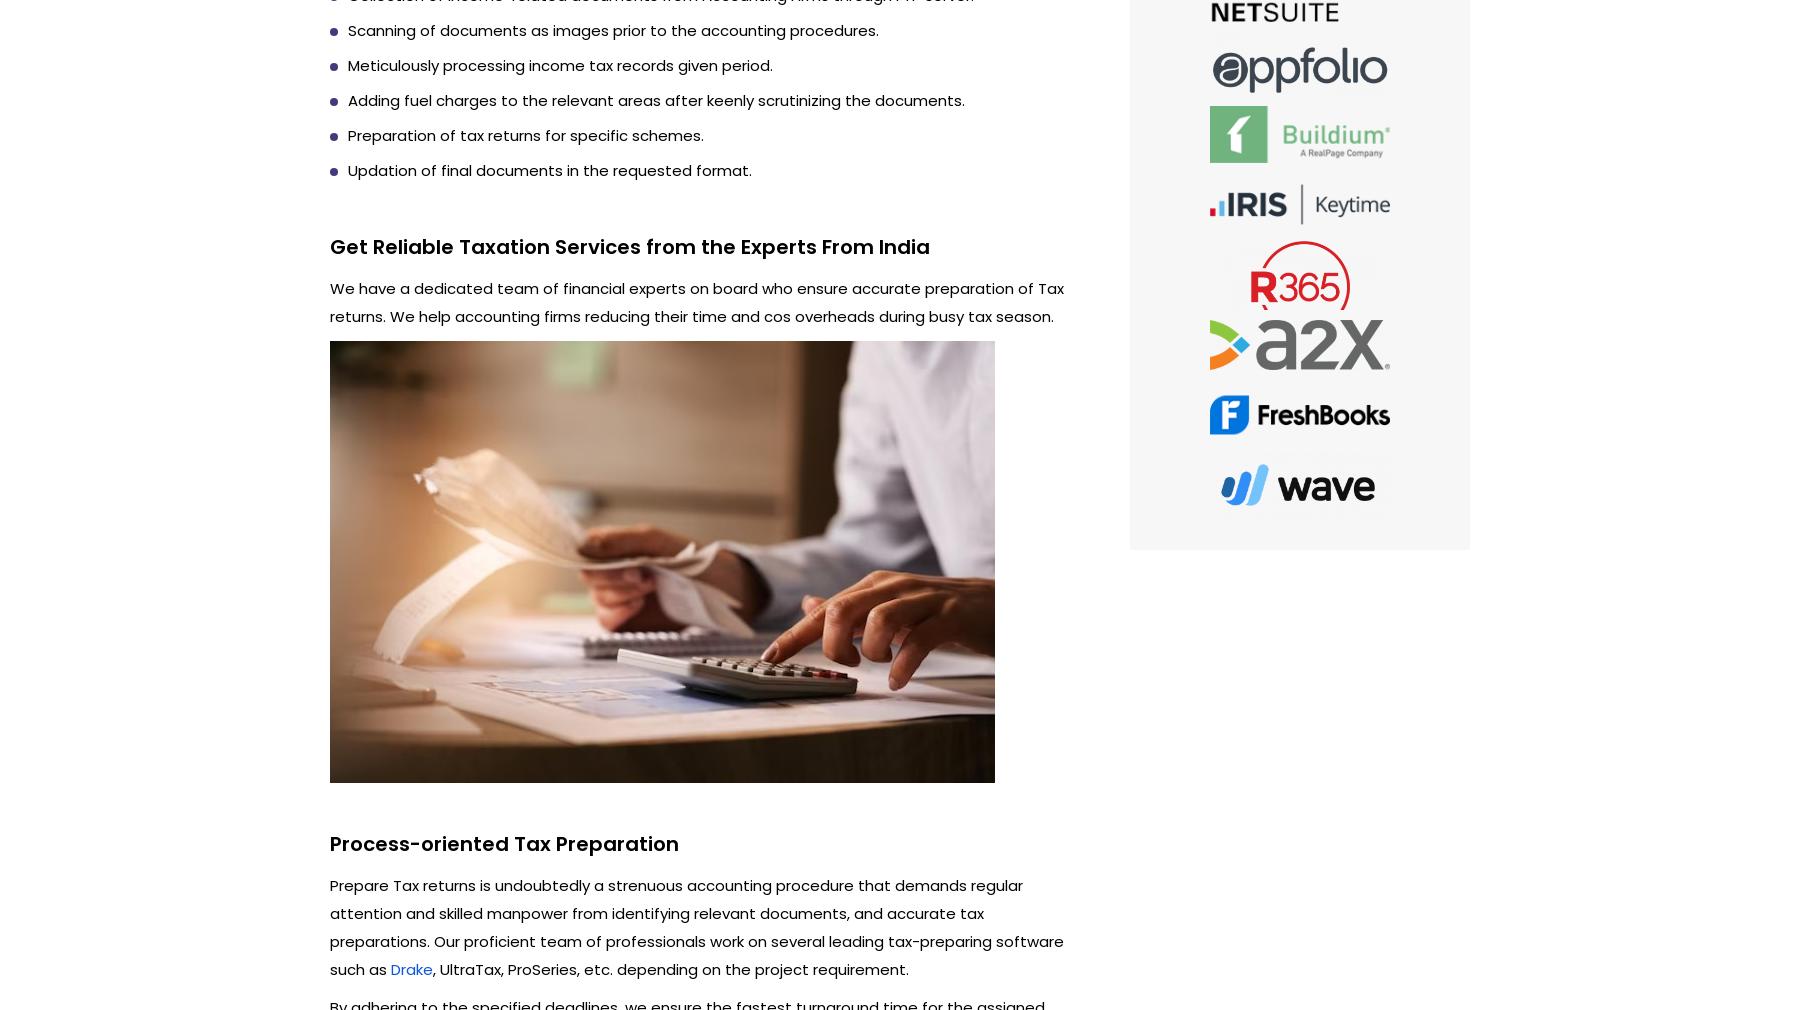 The height and width of the screenshot is (1010, 1815). I want to click on 'Adding fuel charges to the relevant areas after keenly scrutinizing the documents.', so click(346, 98).